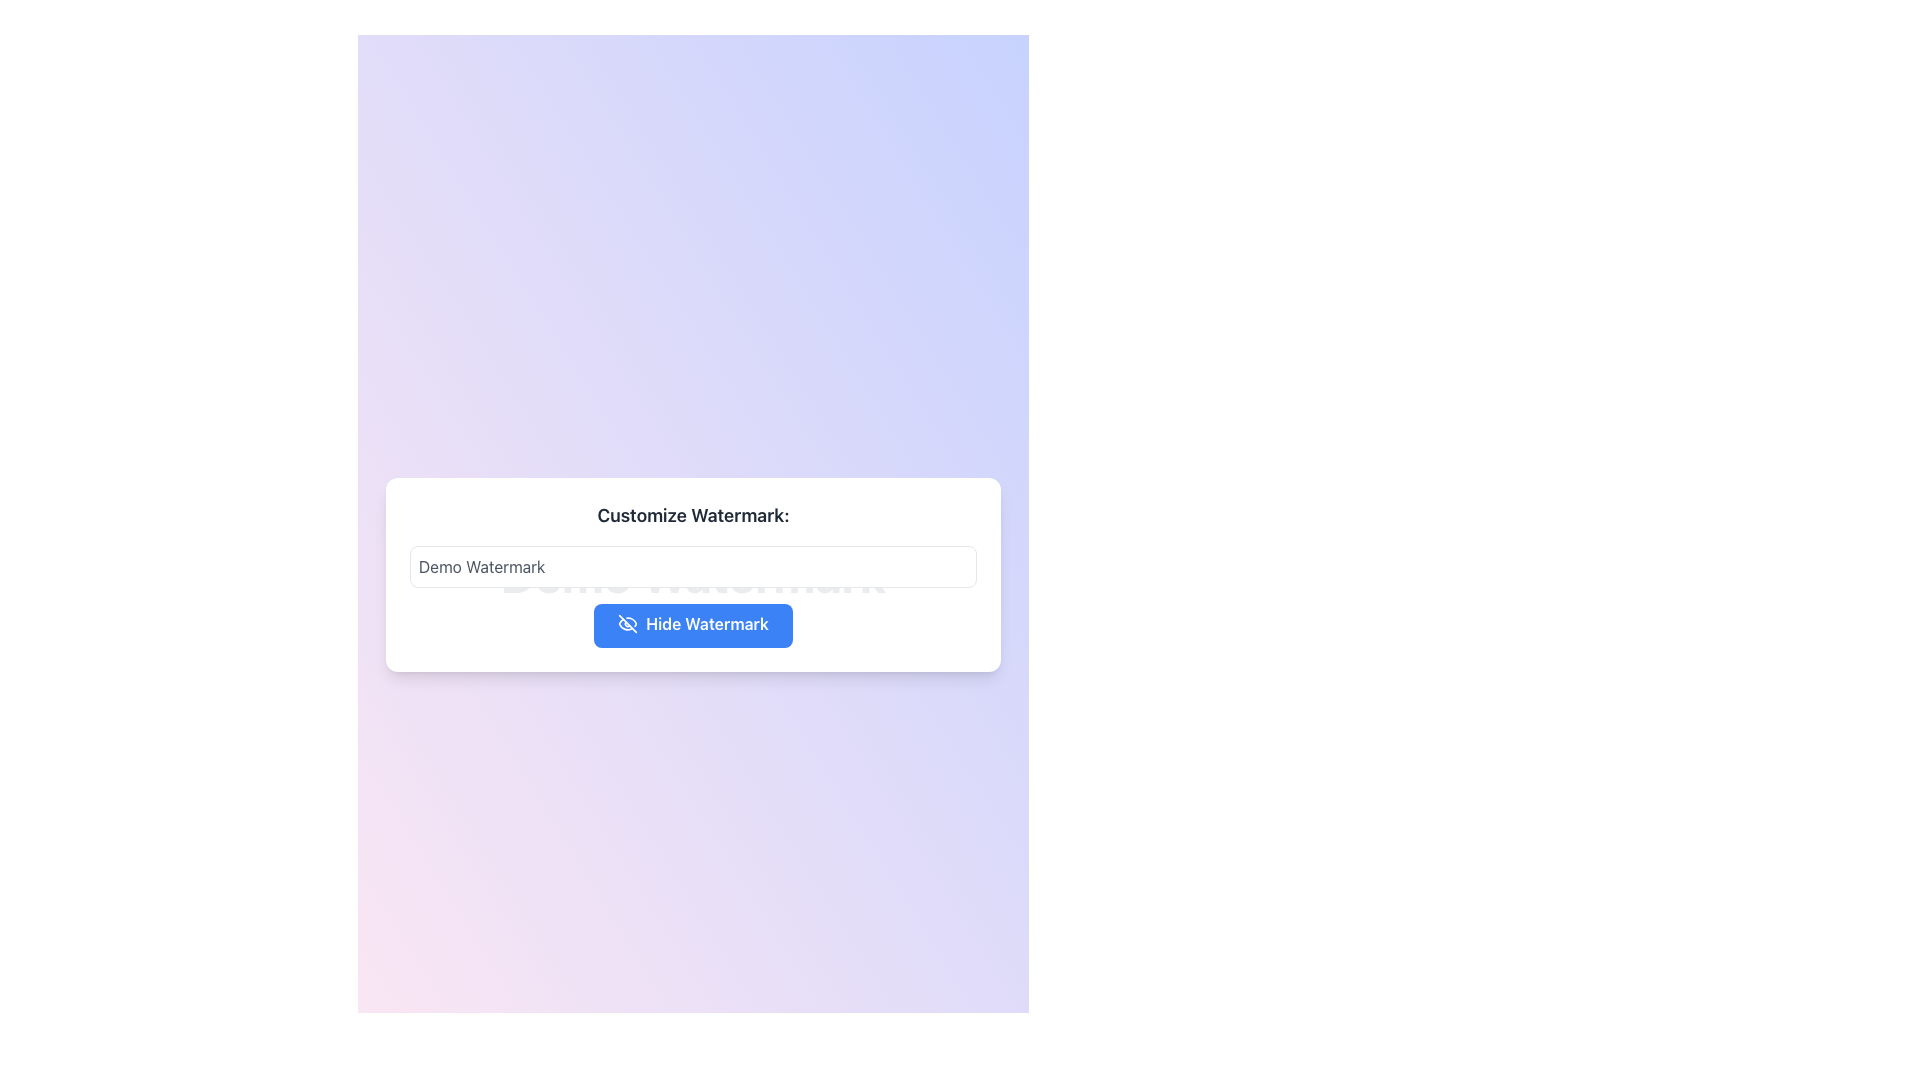 The image size is (1920, 1080). What do you see at coordinates (693, 624) in the screenshot?
I see `the blue button labeled 'Hide Watermark' with rounded corners` at bounding box center [693, 624].